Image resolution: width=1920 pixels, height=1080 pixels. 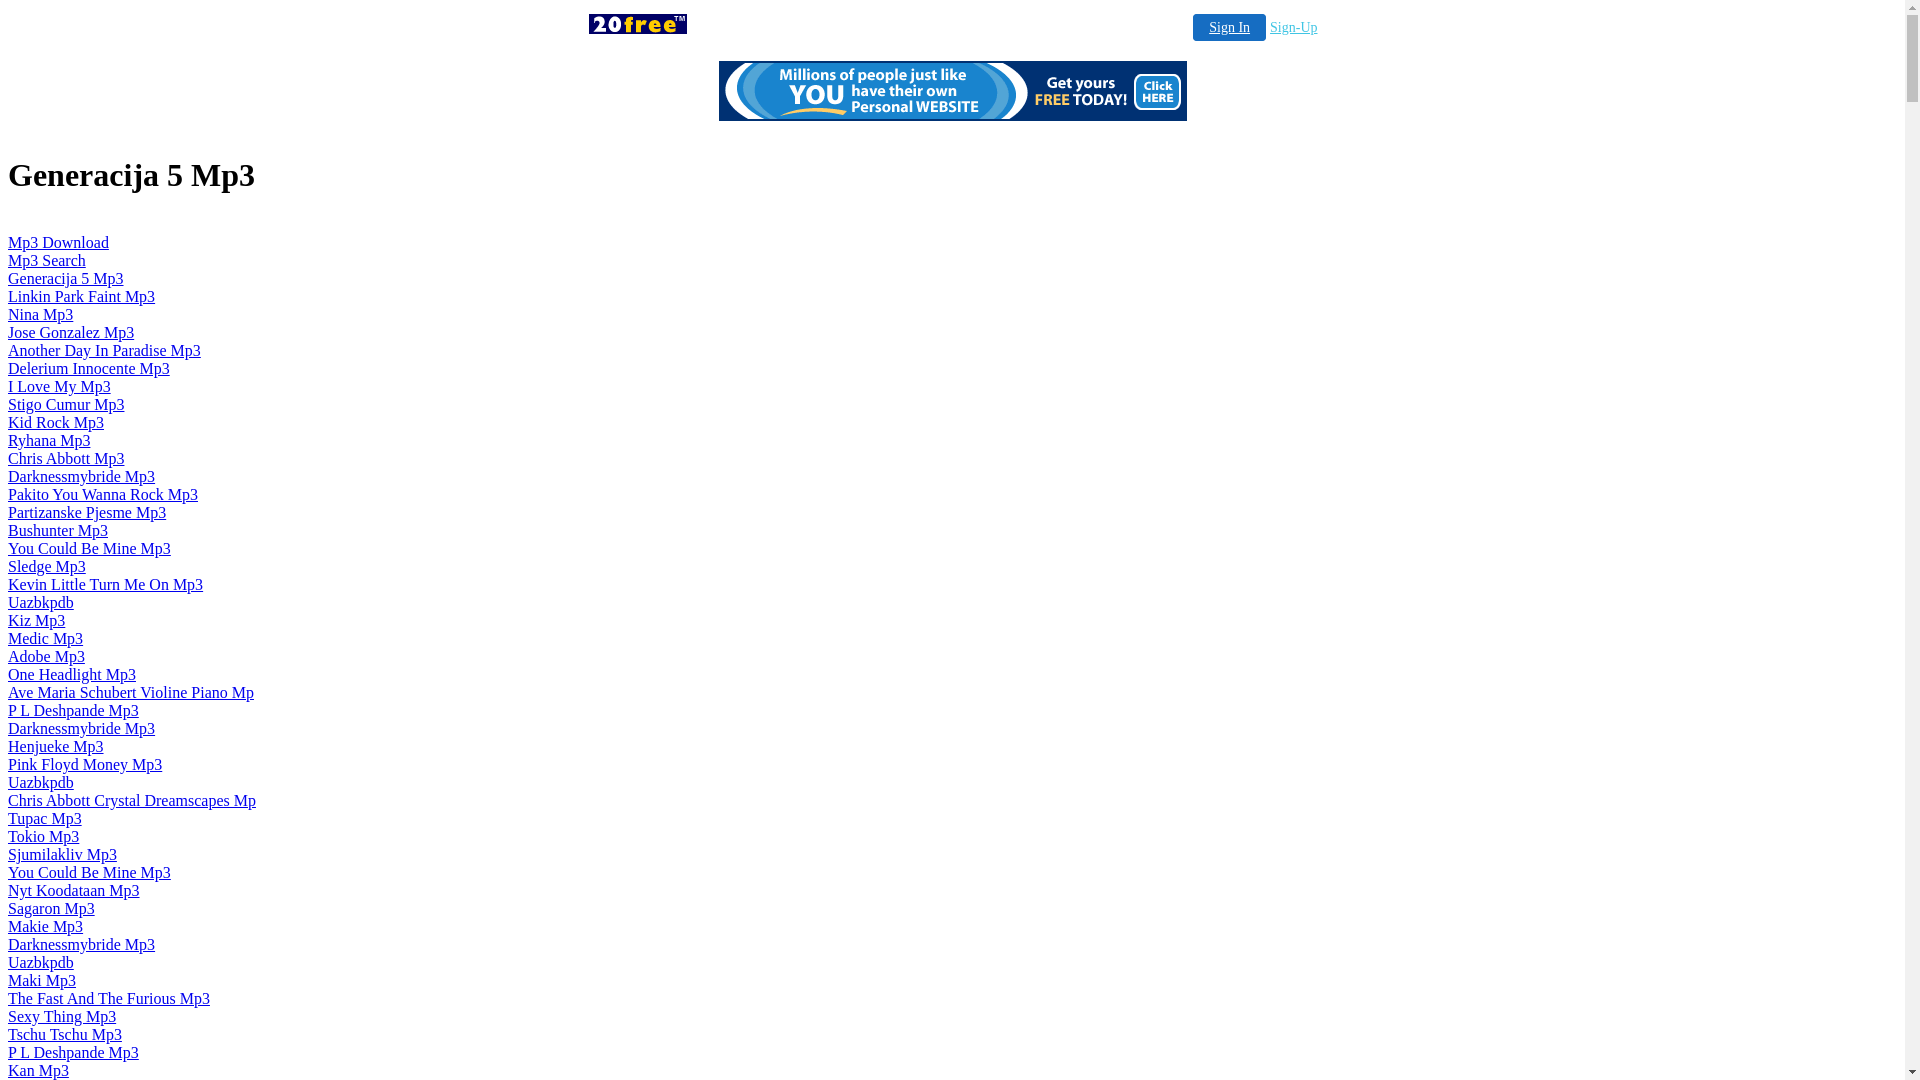 I want to click on 'Pakito You Wanna Rock Mp3', so click(x=101, y=494).